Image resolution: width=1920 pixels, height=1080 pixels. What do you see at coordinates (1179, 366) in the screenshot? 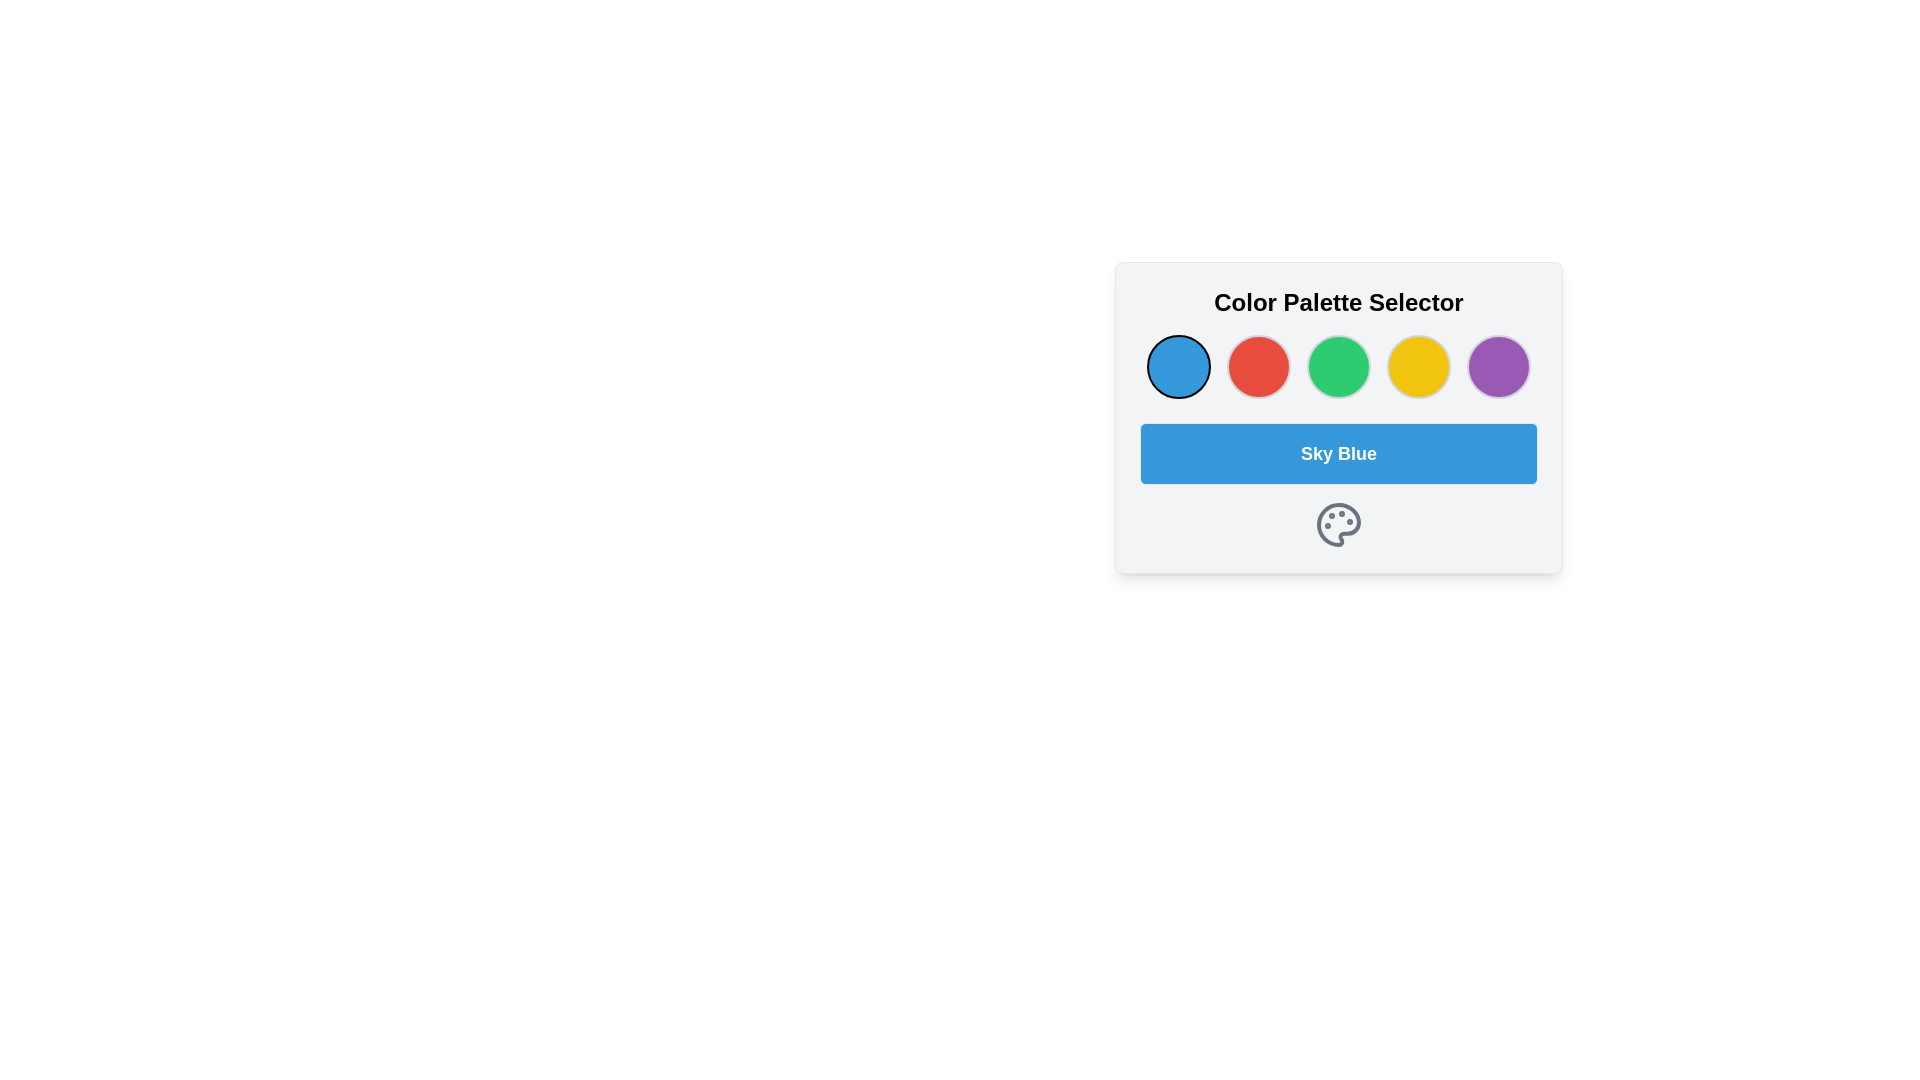
I see `the circular button with a light blue background and black border in the 'Color Palette Selector' panel` at bounding box center [1179, 366].